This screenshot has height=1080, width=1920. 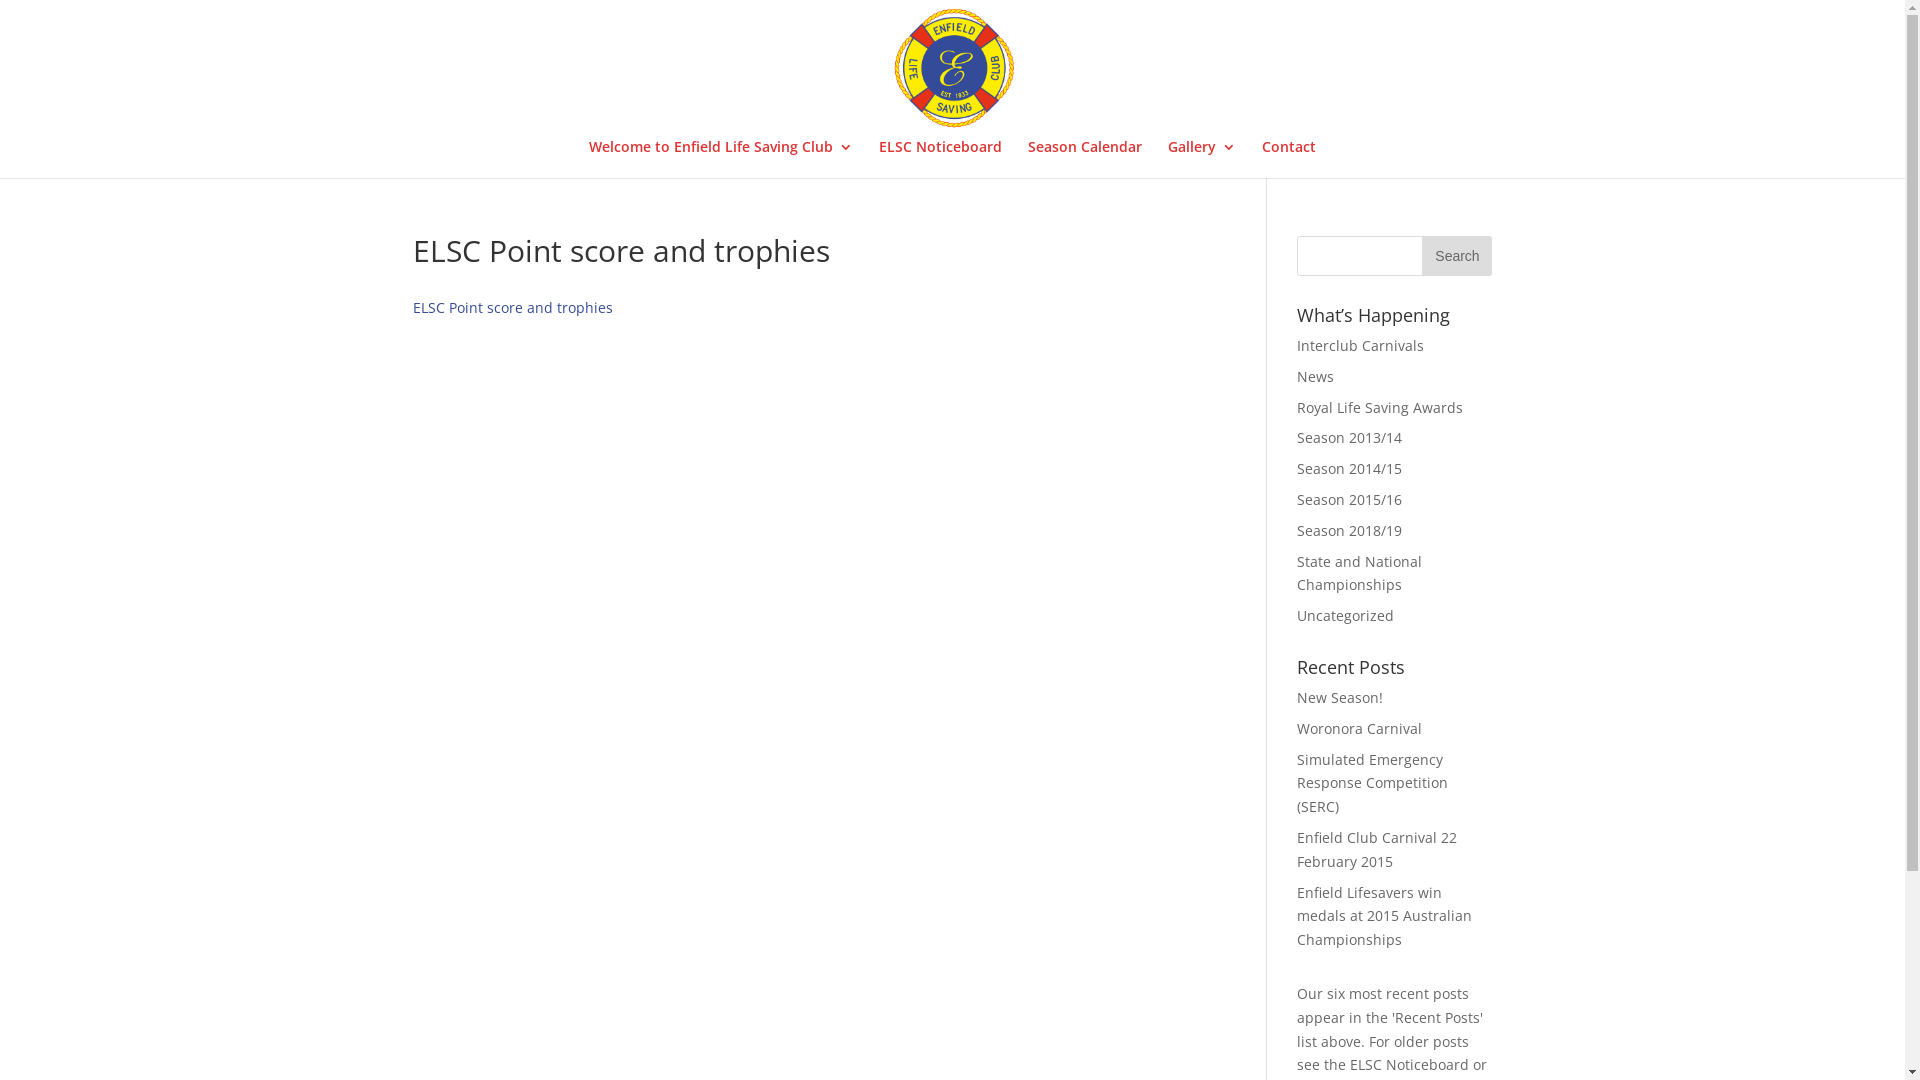 I want to click on 'ELSC Noticeboard', so click(x=939, y=157).